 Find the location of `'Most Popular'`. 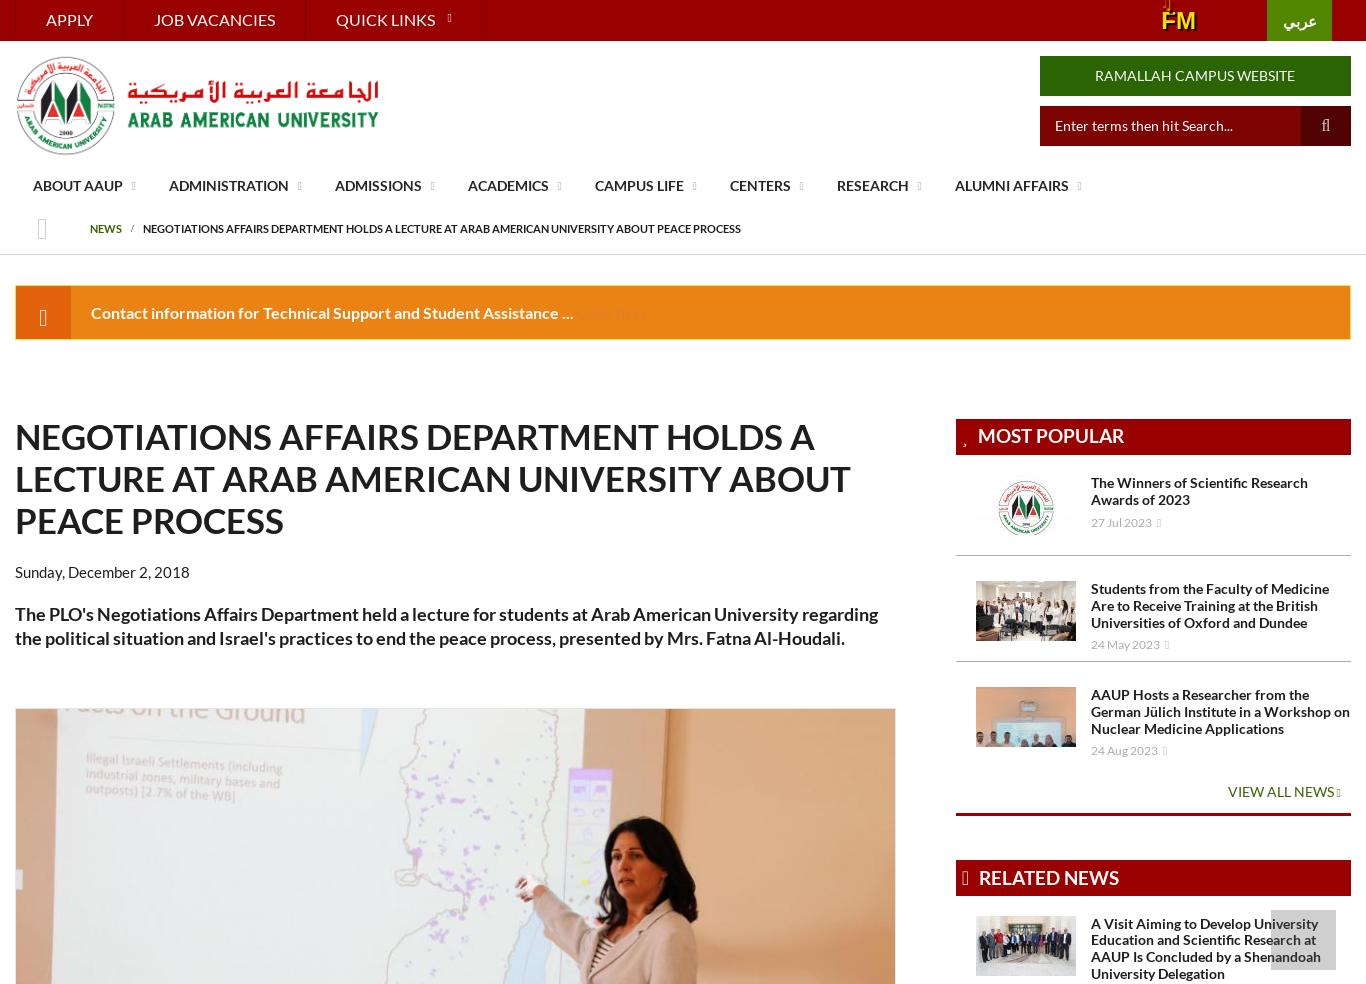

'Most Popular' is located at coordinates (1049, 435).